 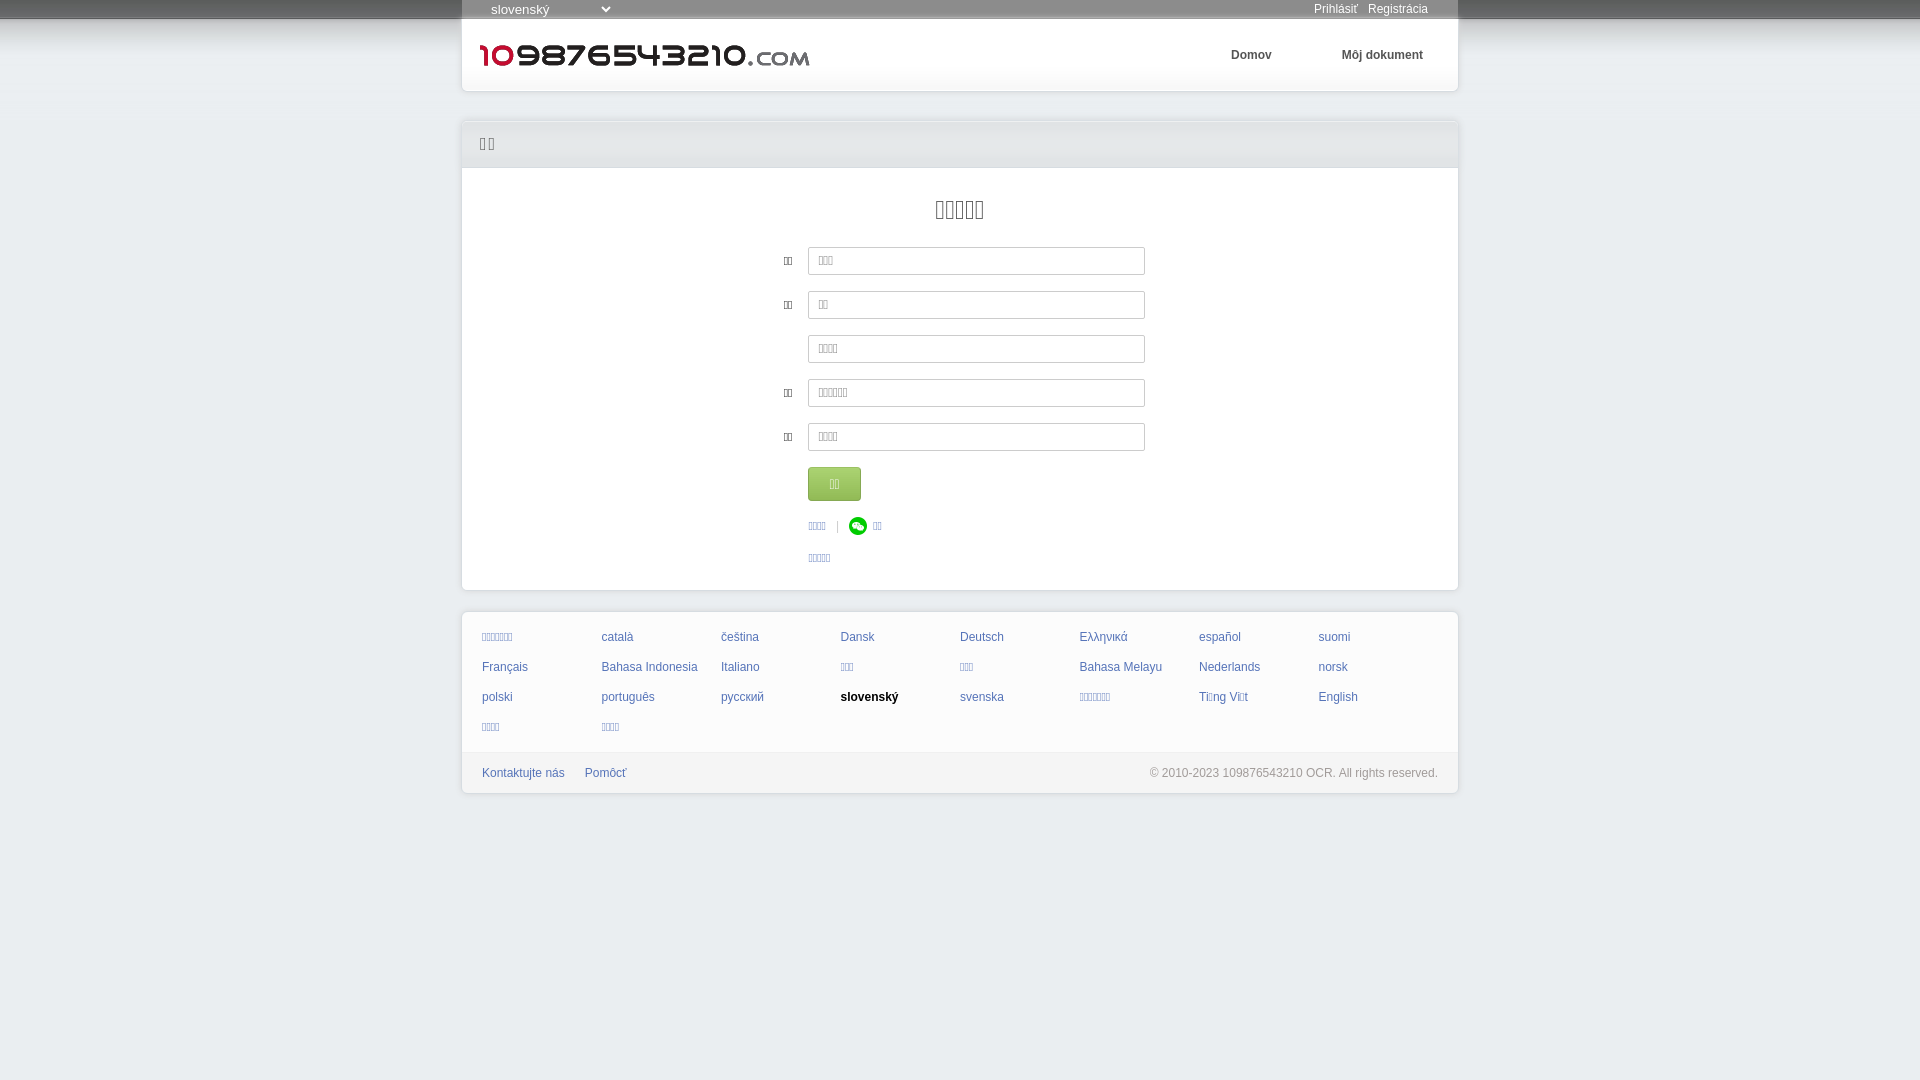 I want to click on 'Italiano', so click(x=739, y=667).